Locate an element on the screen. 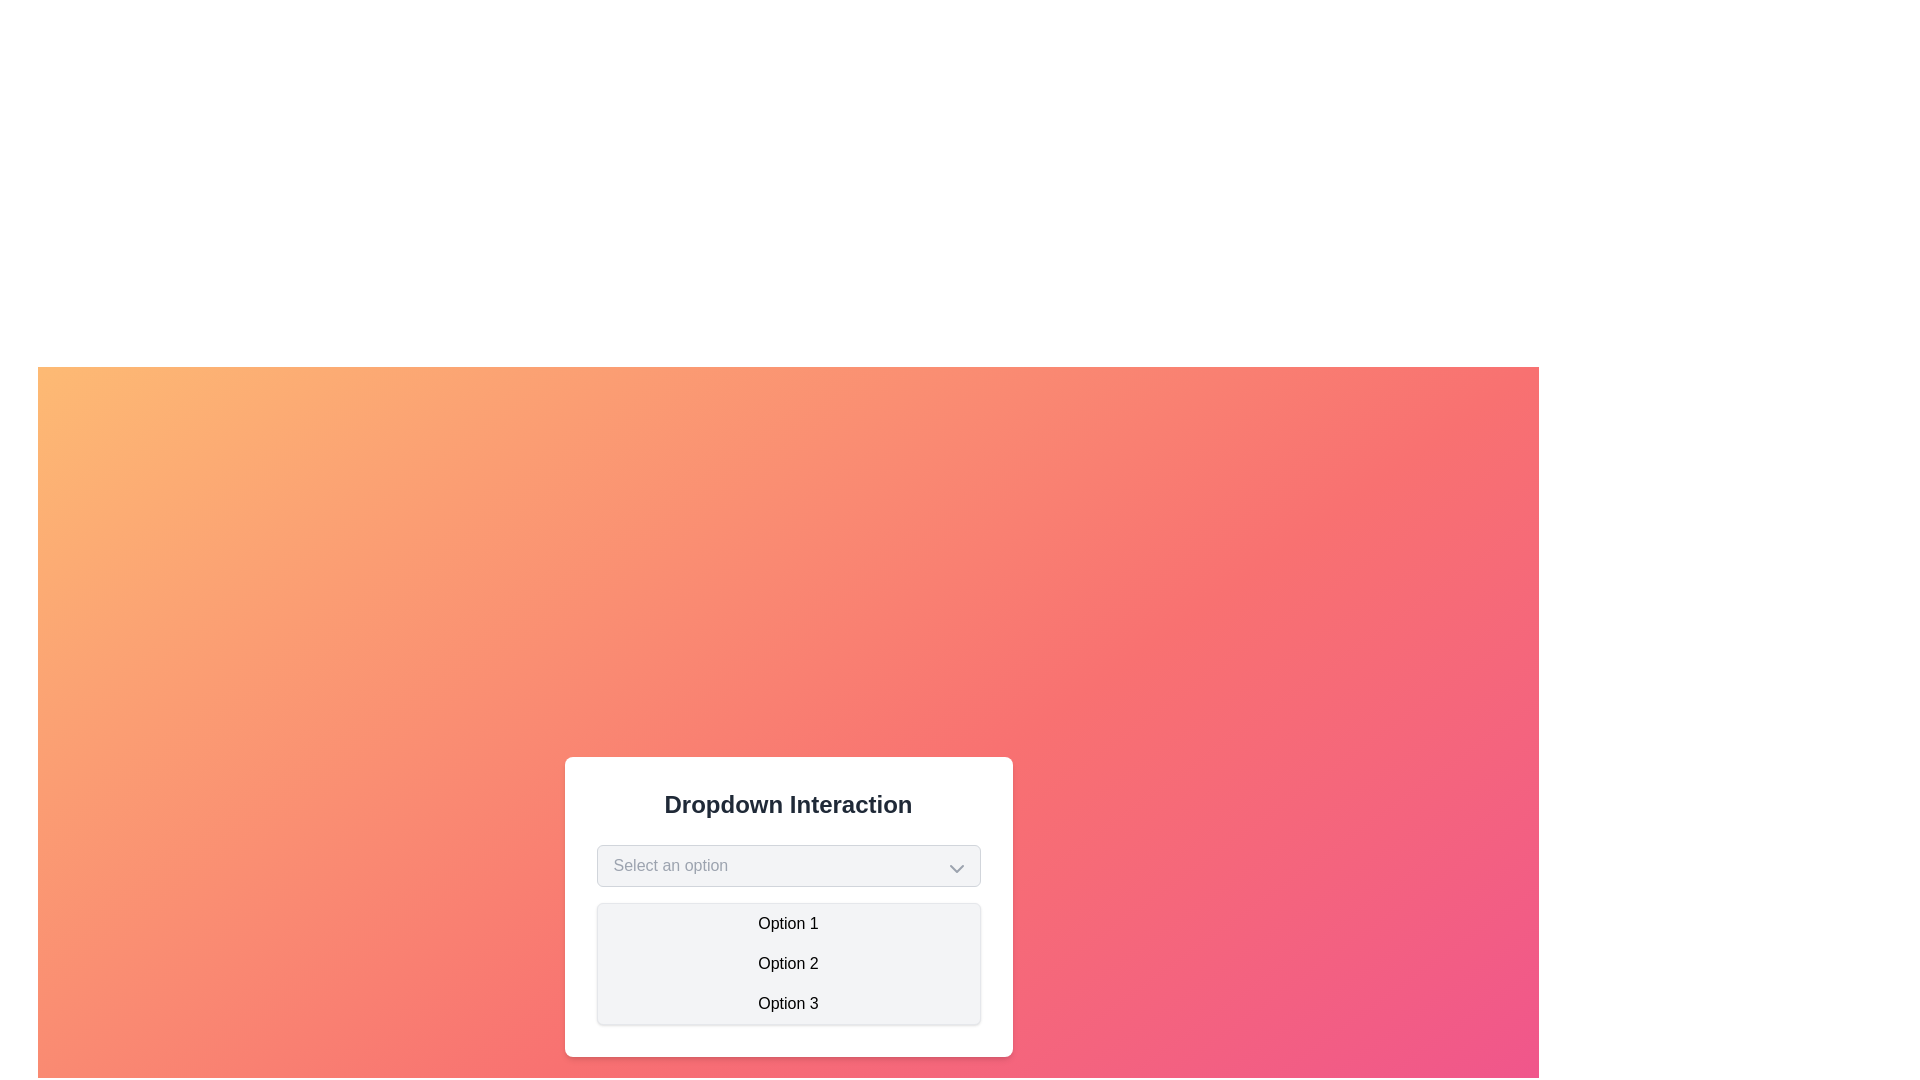 The image size is (1920, 1080). to select the third option in the dropdown menu, which updates the dropdown's state or triggers a related action is located at coordinates (787, 1003).